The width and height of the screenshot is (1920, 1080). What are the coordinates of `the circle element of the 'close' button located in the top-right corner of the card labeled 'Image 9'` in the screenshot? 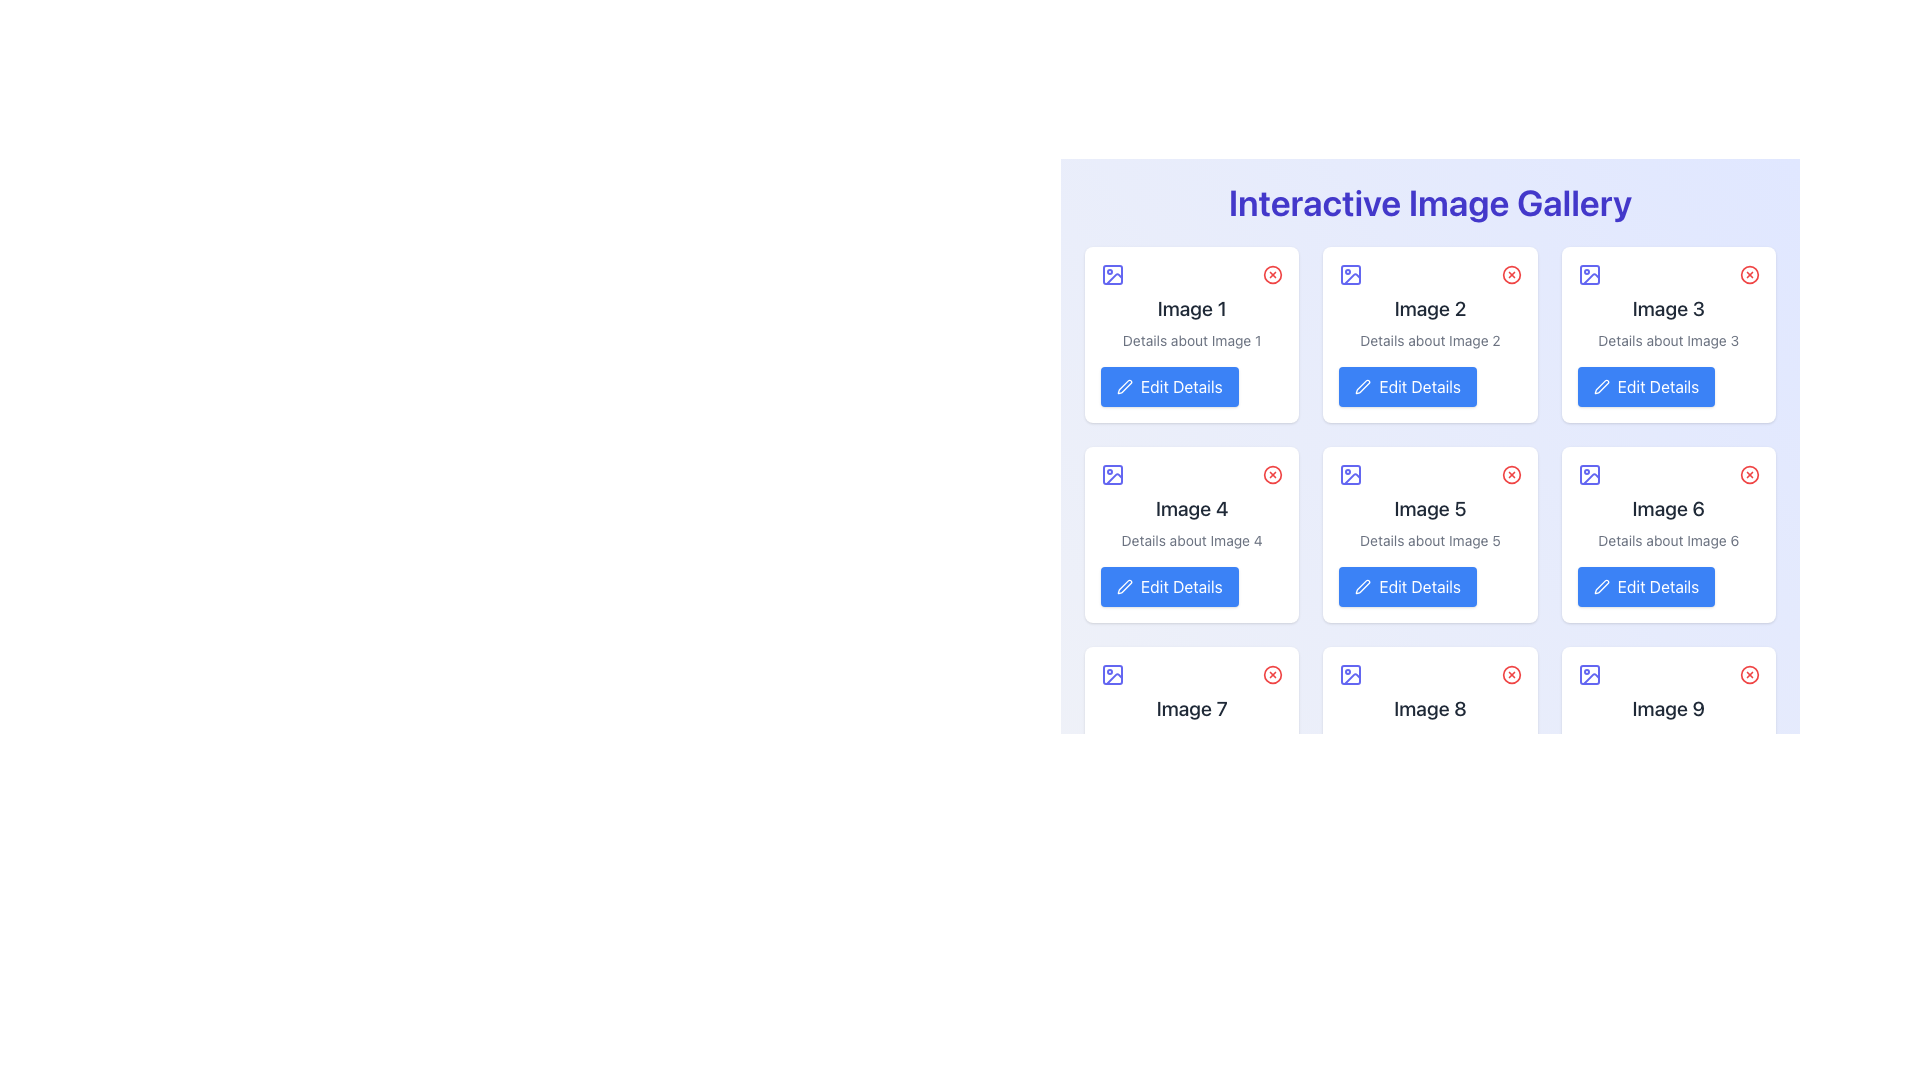 It's located at (1748, 675).